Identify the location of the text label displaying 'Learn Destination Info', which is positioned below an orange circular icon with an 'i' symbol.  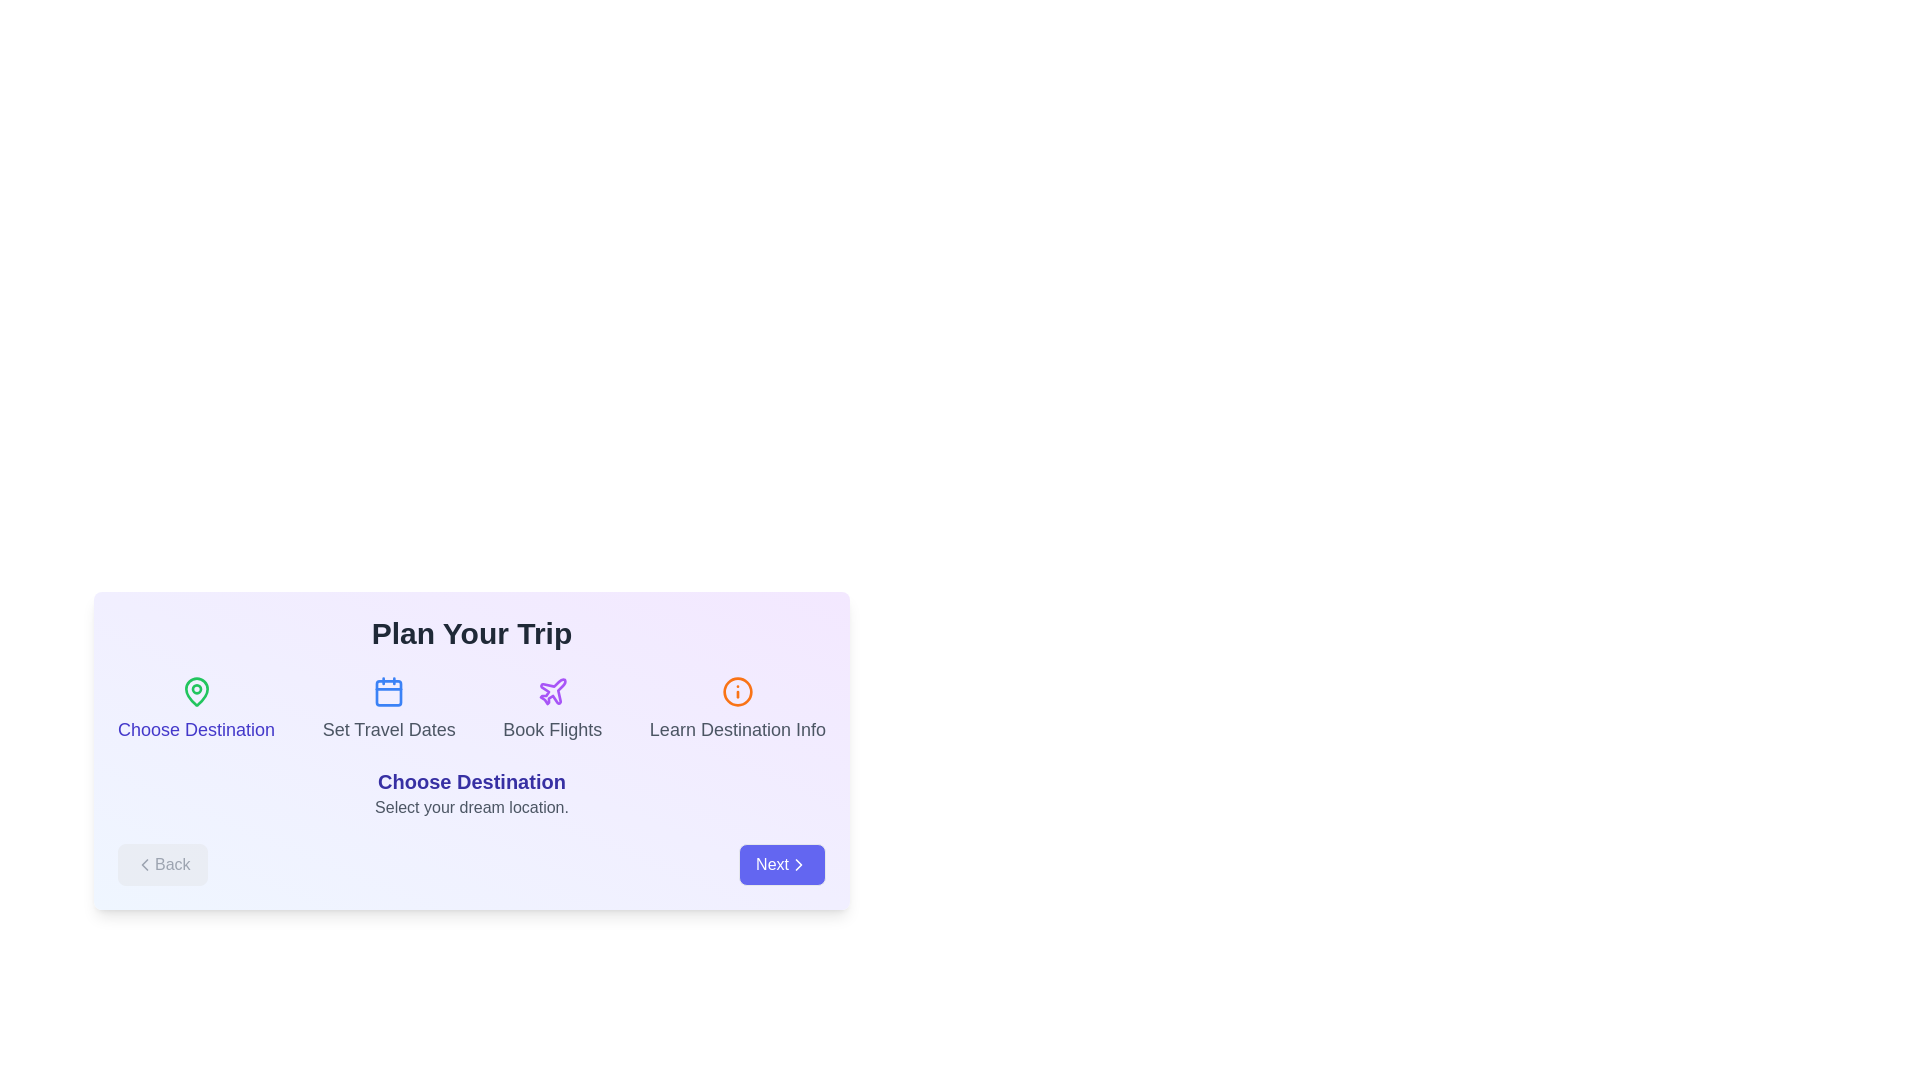
(736, 729).